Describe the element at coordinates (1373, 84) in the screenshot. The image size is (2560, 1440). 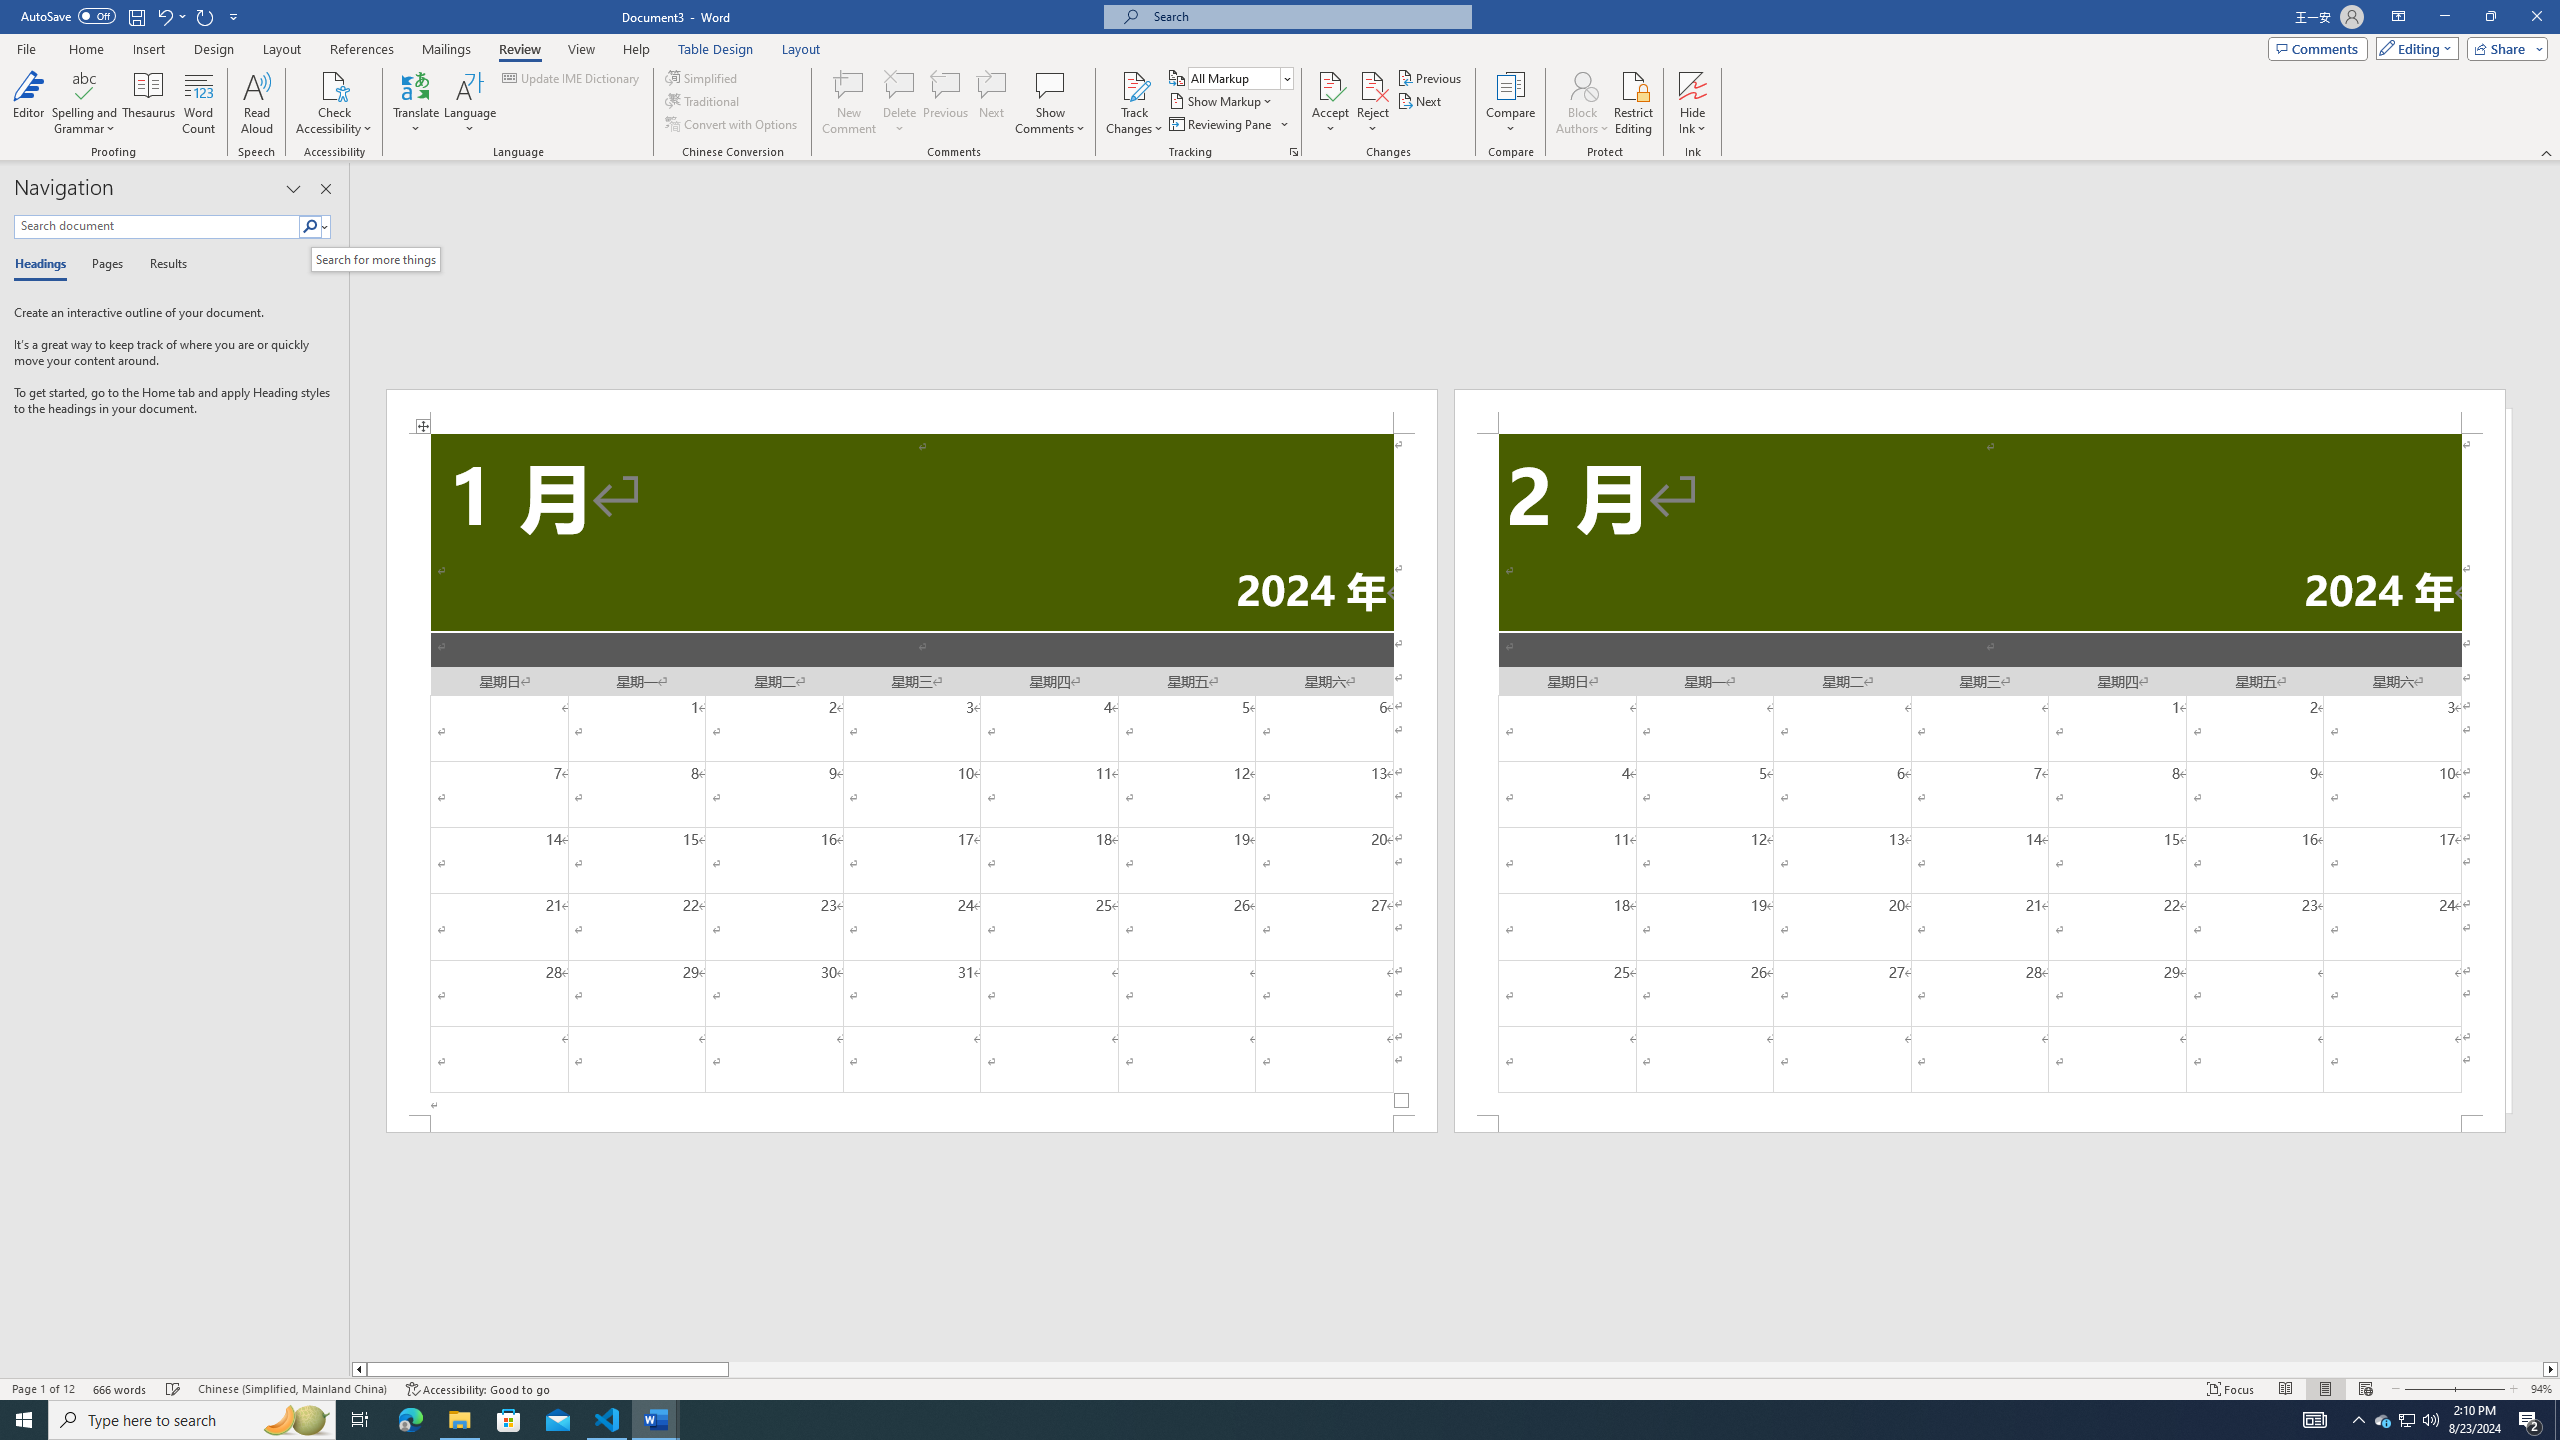
I see `'Reject and Move to Next'` at that location.